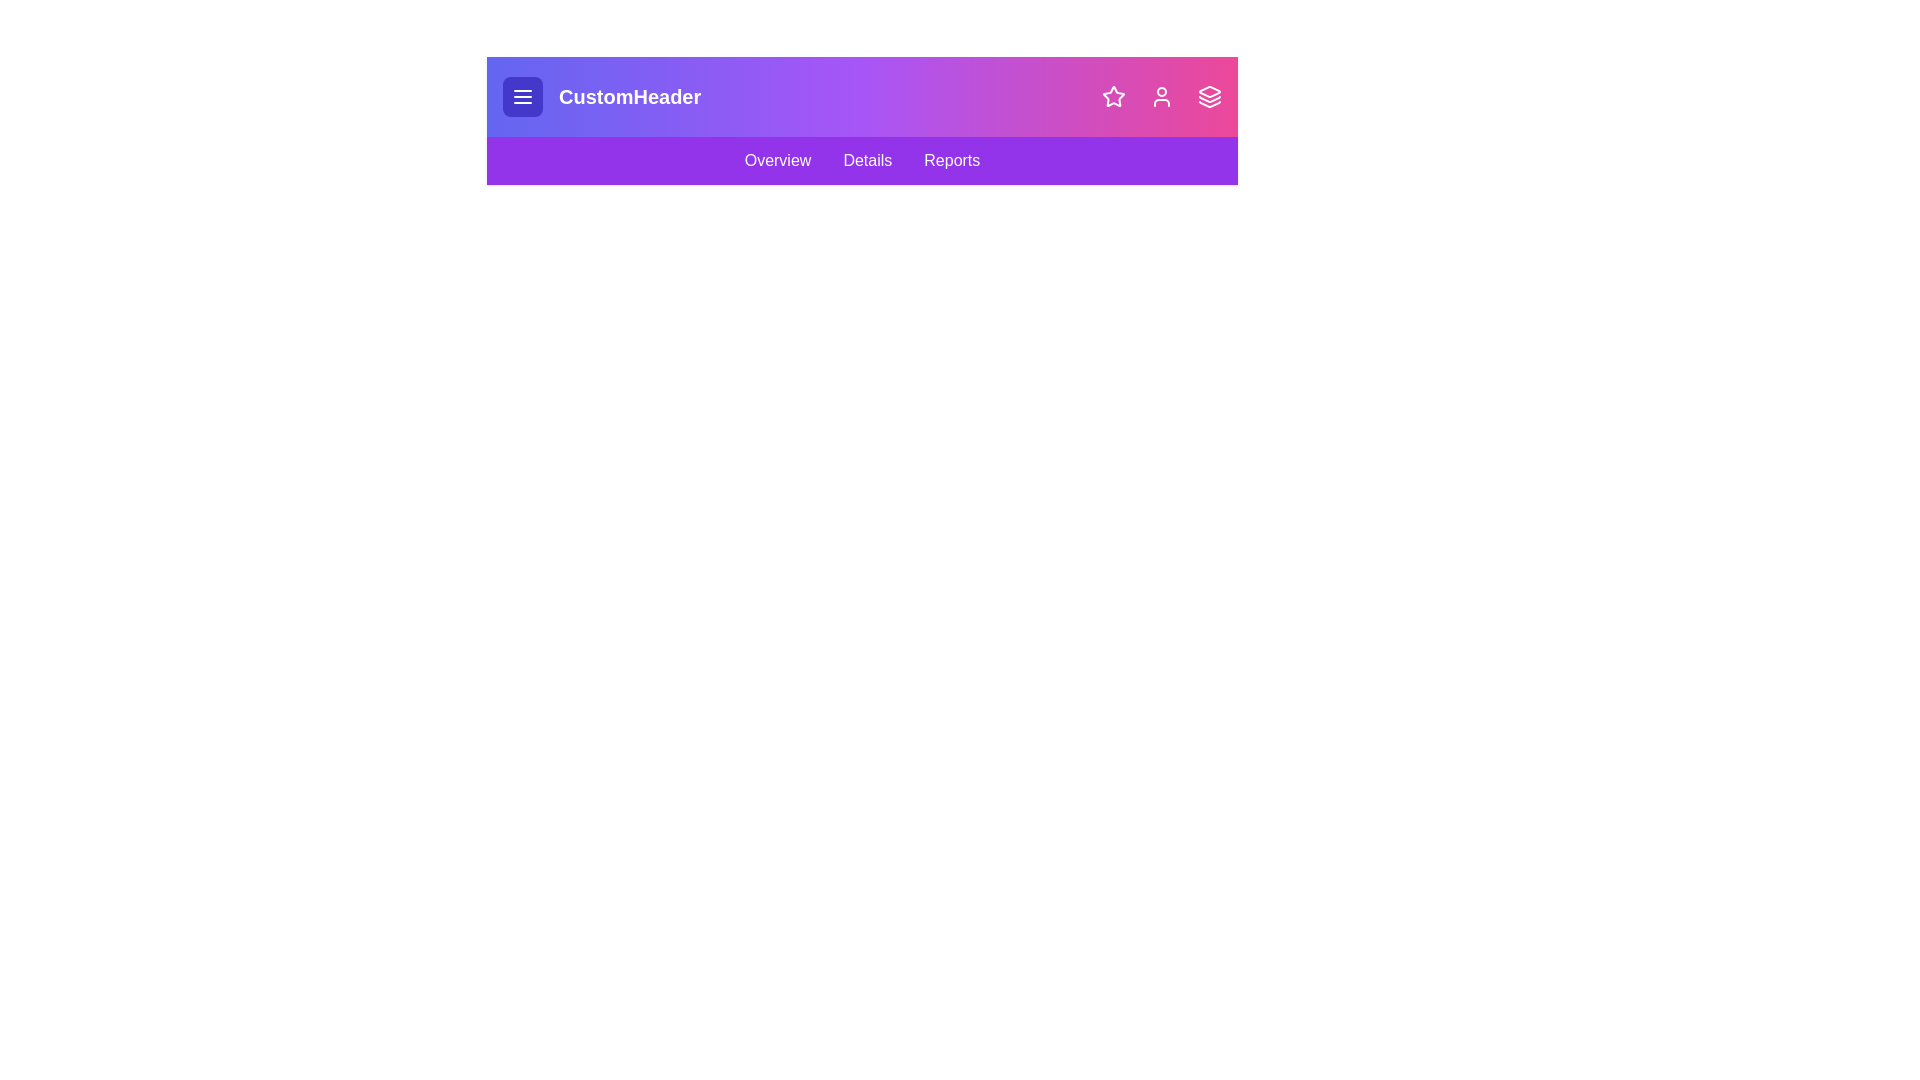 The height and width of the screenshot is (1080, 1920). Describe the element at coordinates (950, 160) in the screenshot. I see `the 'Reports' navigation link in the navigation bar` at that location.